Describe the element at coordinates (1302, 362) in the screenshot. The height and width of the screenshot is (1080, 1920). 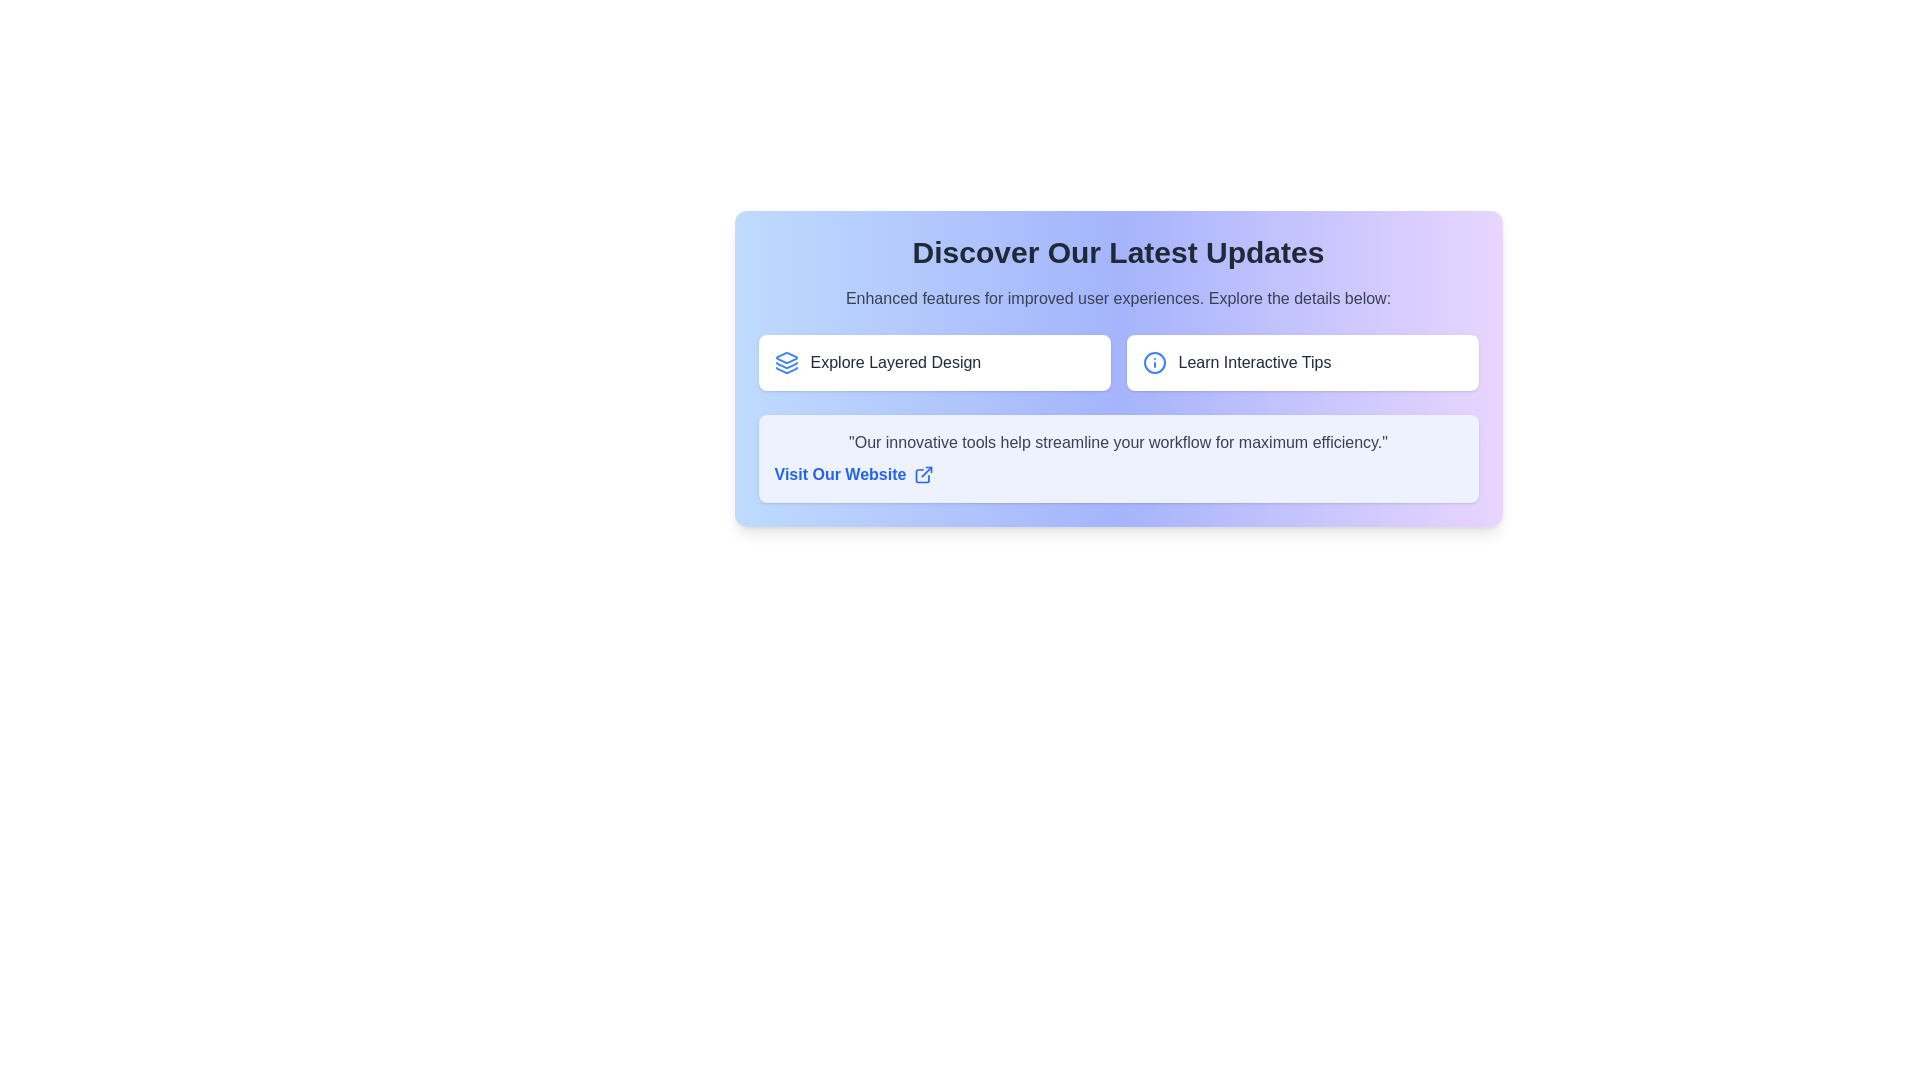
I see `the navigational button located` at that location.